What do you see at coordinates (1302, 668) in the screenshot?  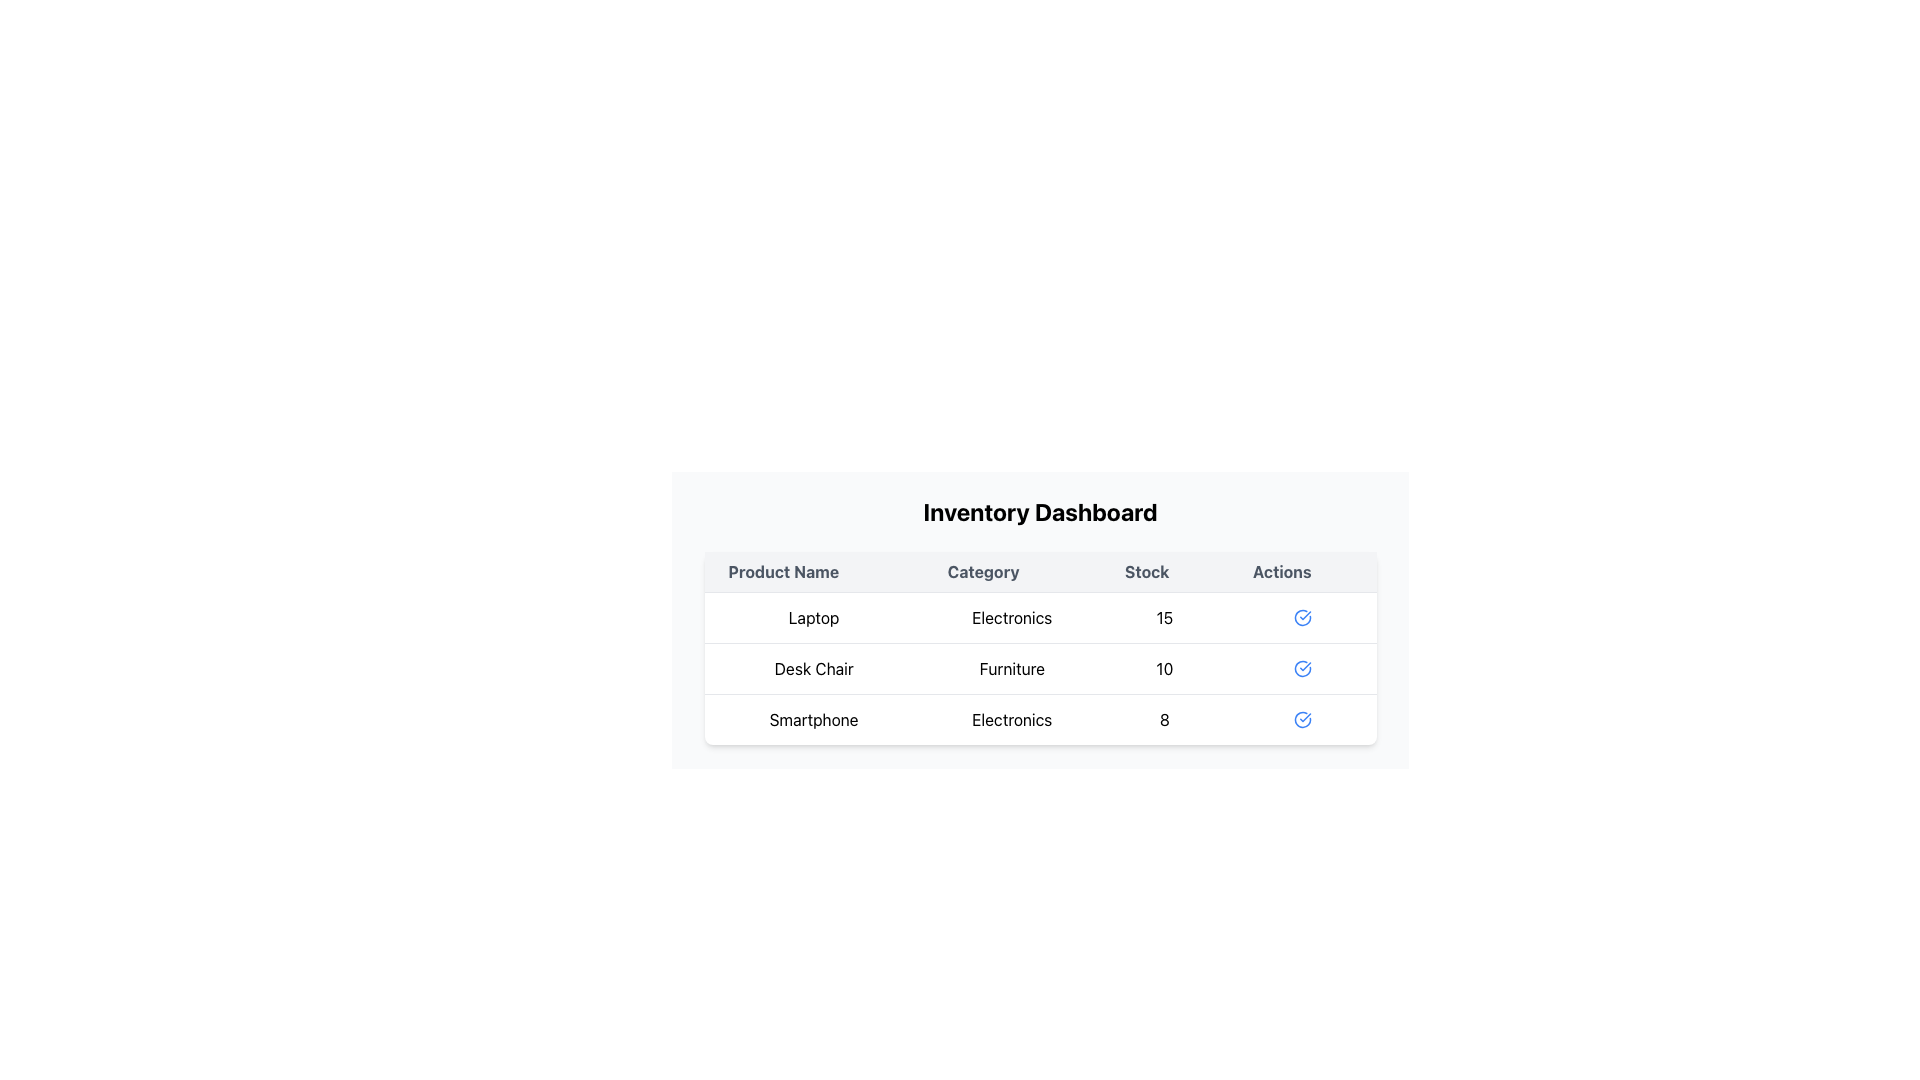 I see `the circular check icon in the 'Actions' column of the third row labeled 'Smartphone'` at bounding box center [1302, 668].